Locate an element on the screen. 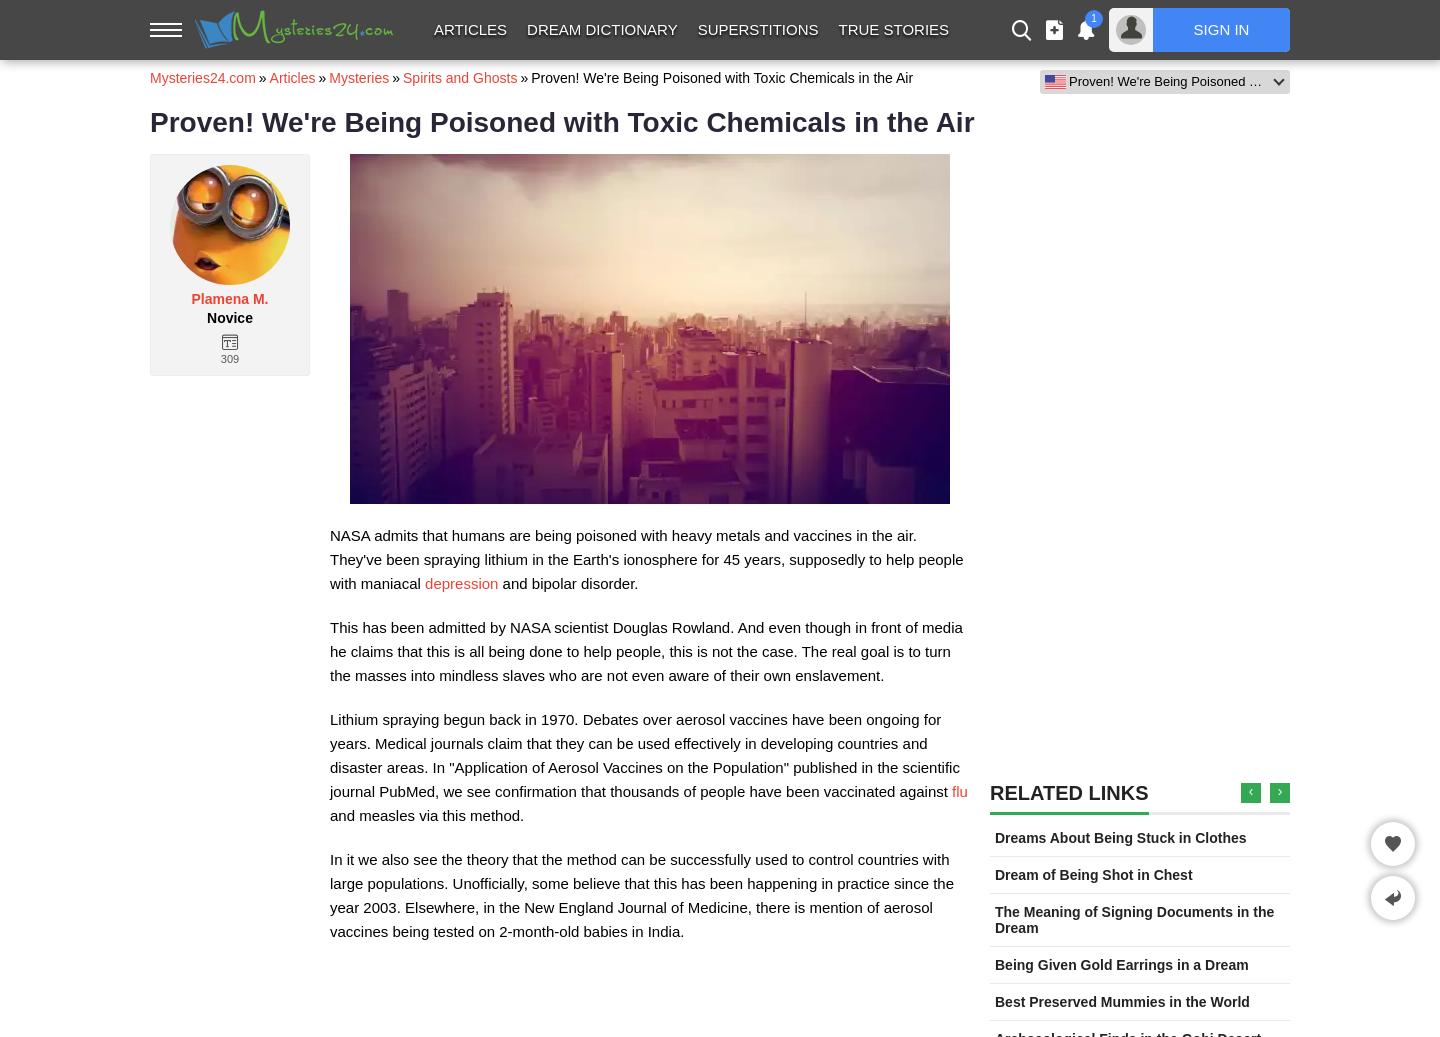 This screenshot has width=1440, height=1037. 'The Meaning of Signing Documents in the Dream' is located at coordinates (1133, 920).